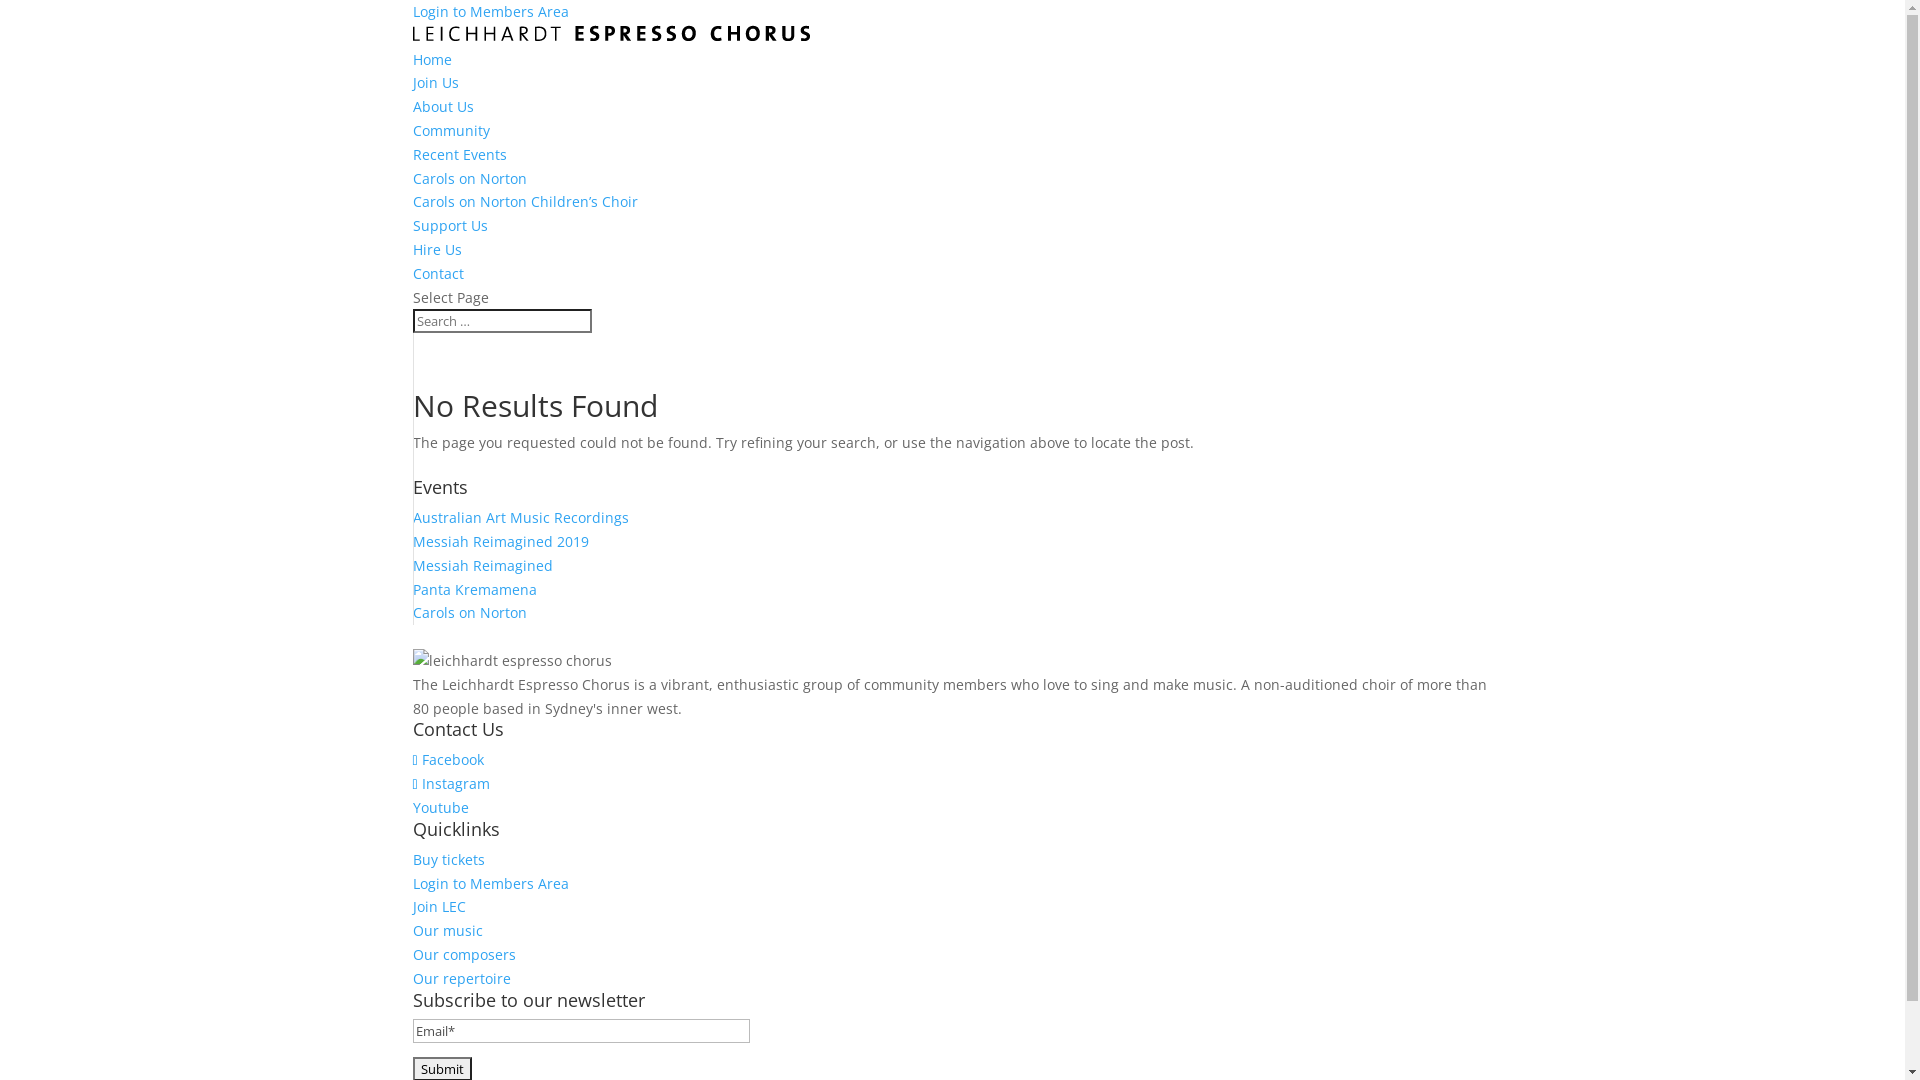  What do you see at coordinates (468, 177) in the screenshot?
I see `'Carols on Norton'` at bounding box center [468, 177].